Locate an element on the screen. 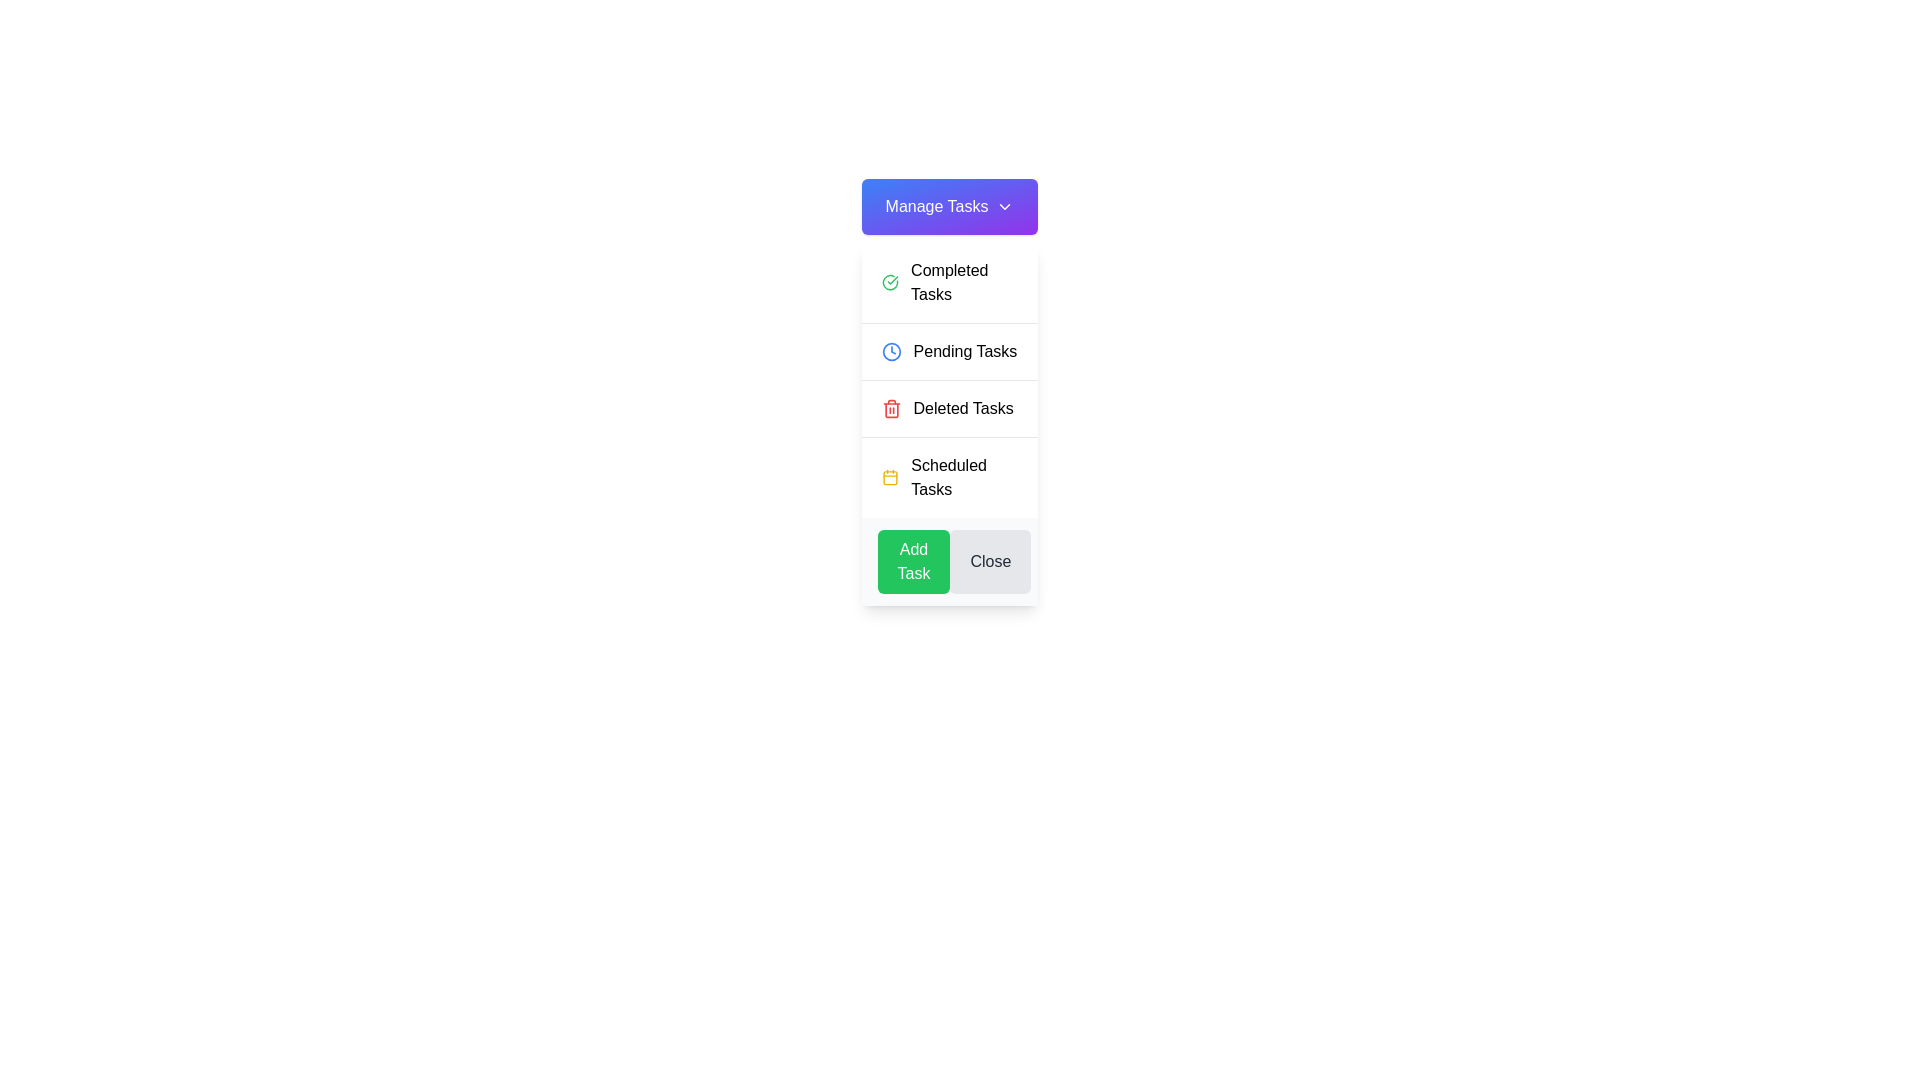 The height and width of the screenshot is (1080, 1920). properties of the clock icon, which is a small blue SVG graphic with clock hands, located next to the 'Pending Tasks' text in the second row of the vertical menu under 'Manage Tasks' is located at coordinates (890, 350).